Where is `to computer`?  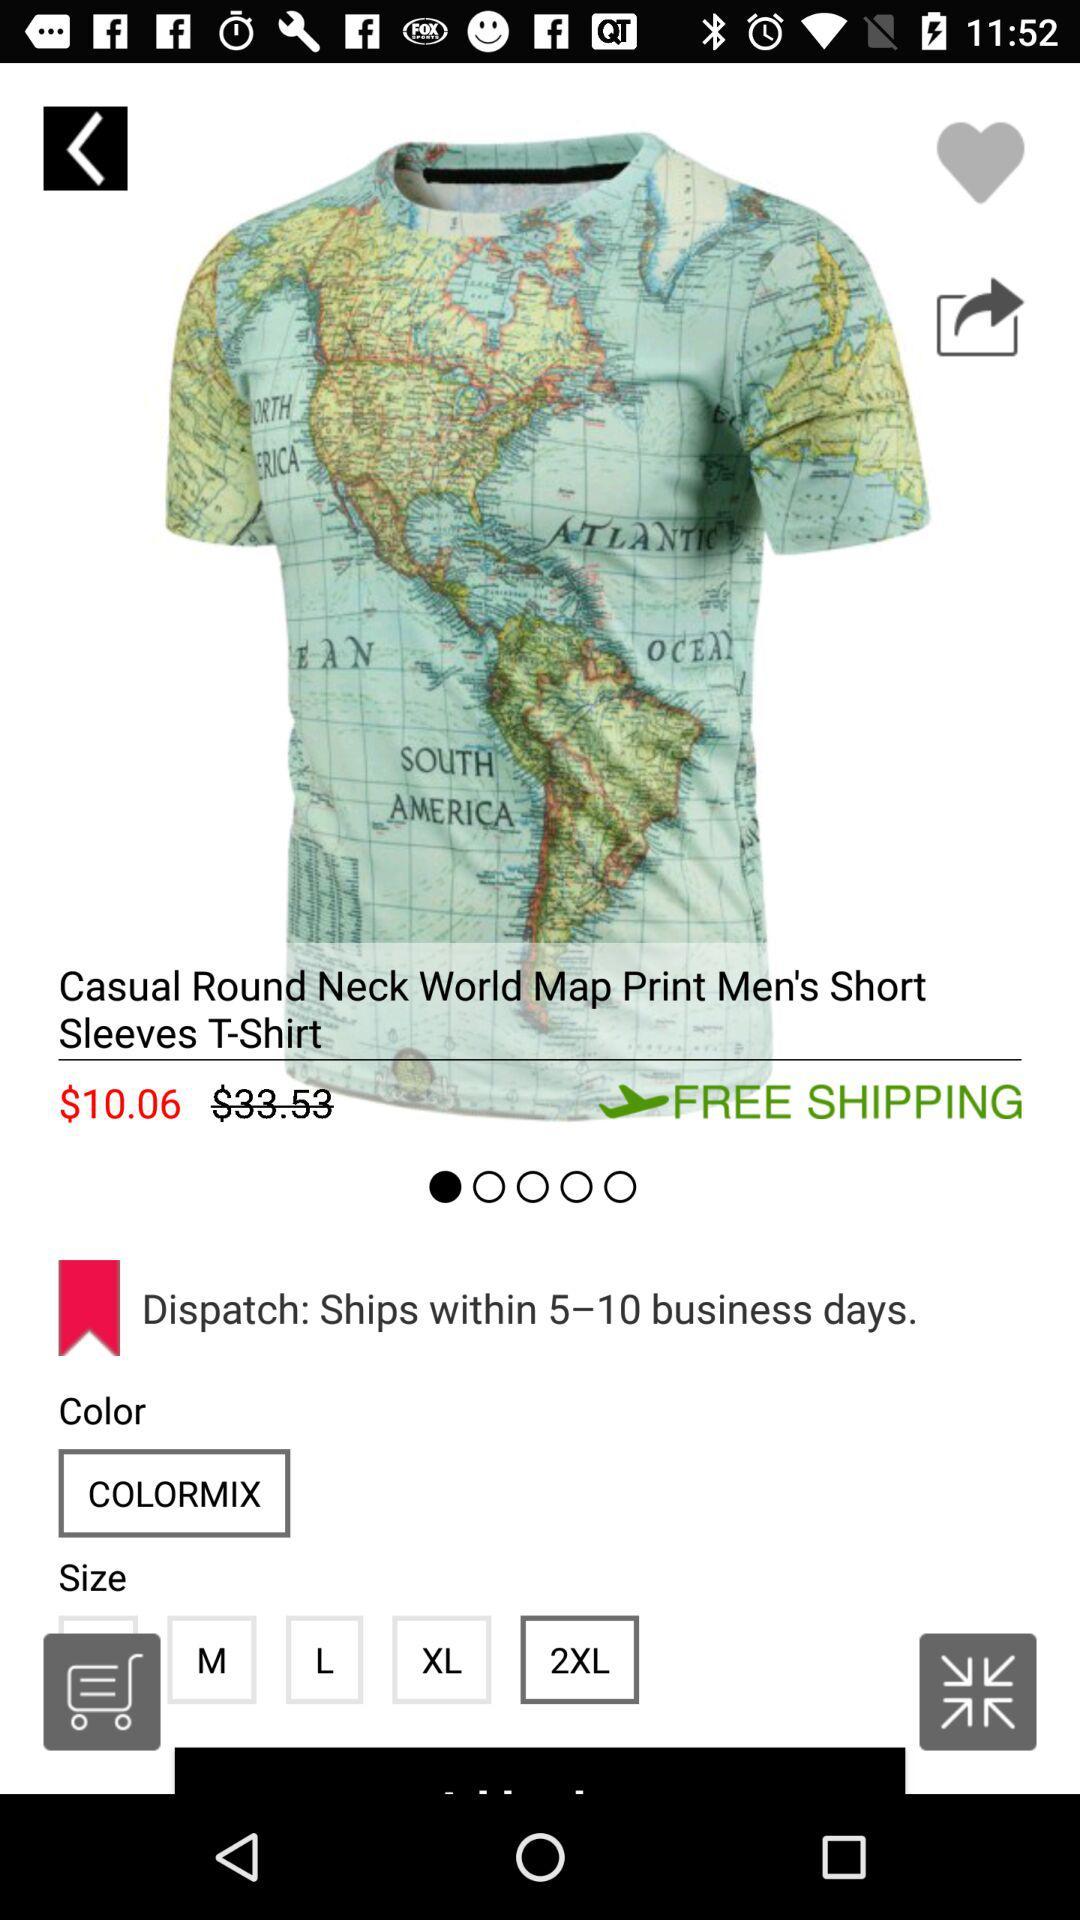 to computer is located at coordinates (979, 316).